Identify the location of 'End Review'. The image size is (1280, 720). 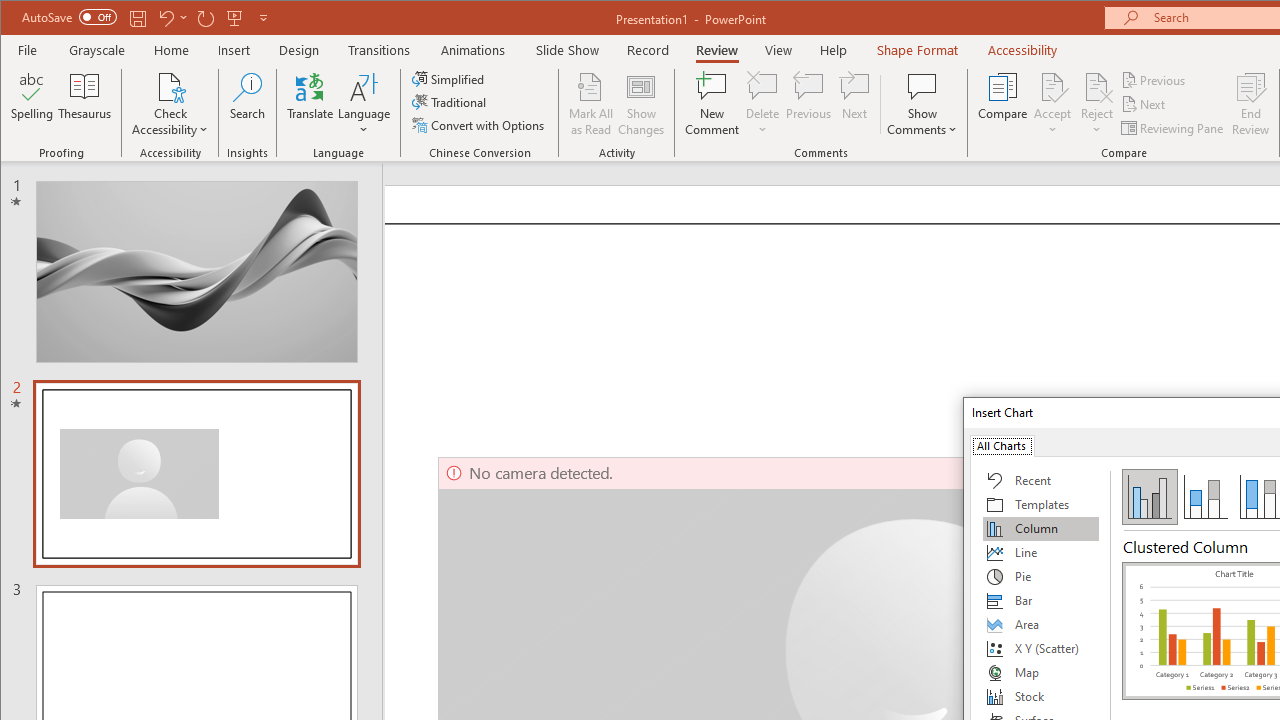
(1250, 104).